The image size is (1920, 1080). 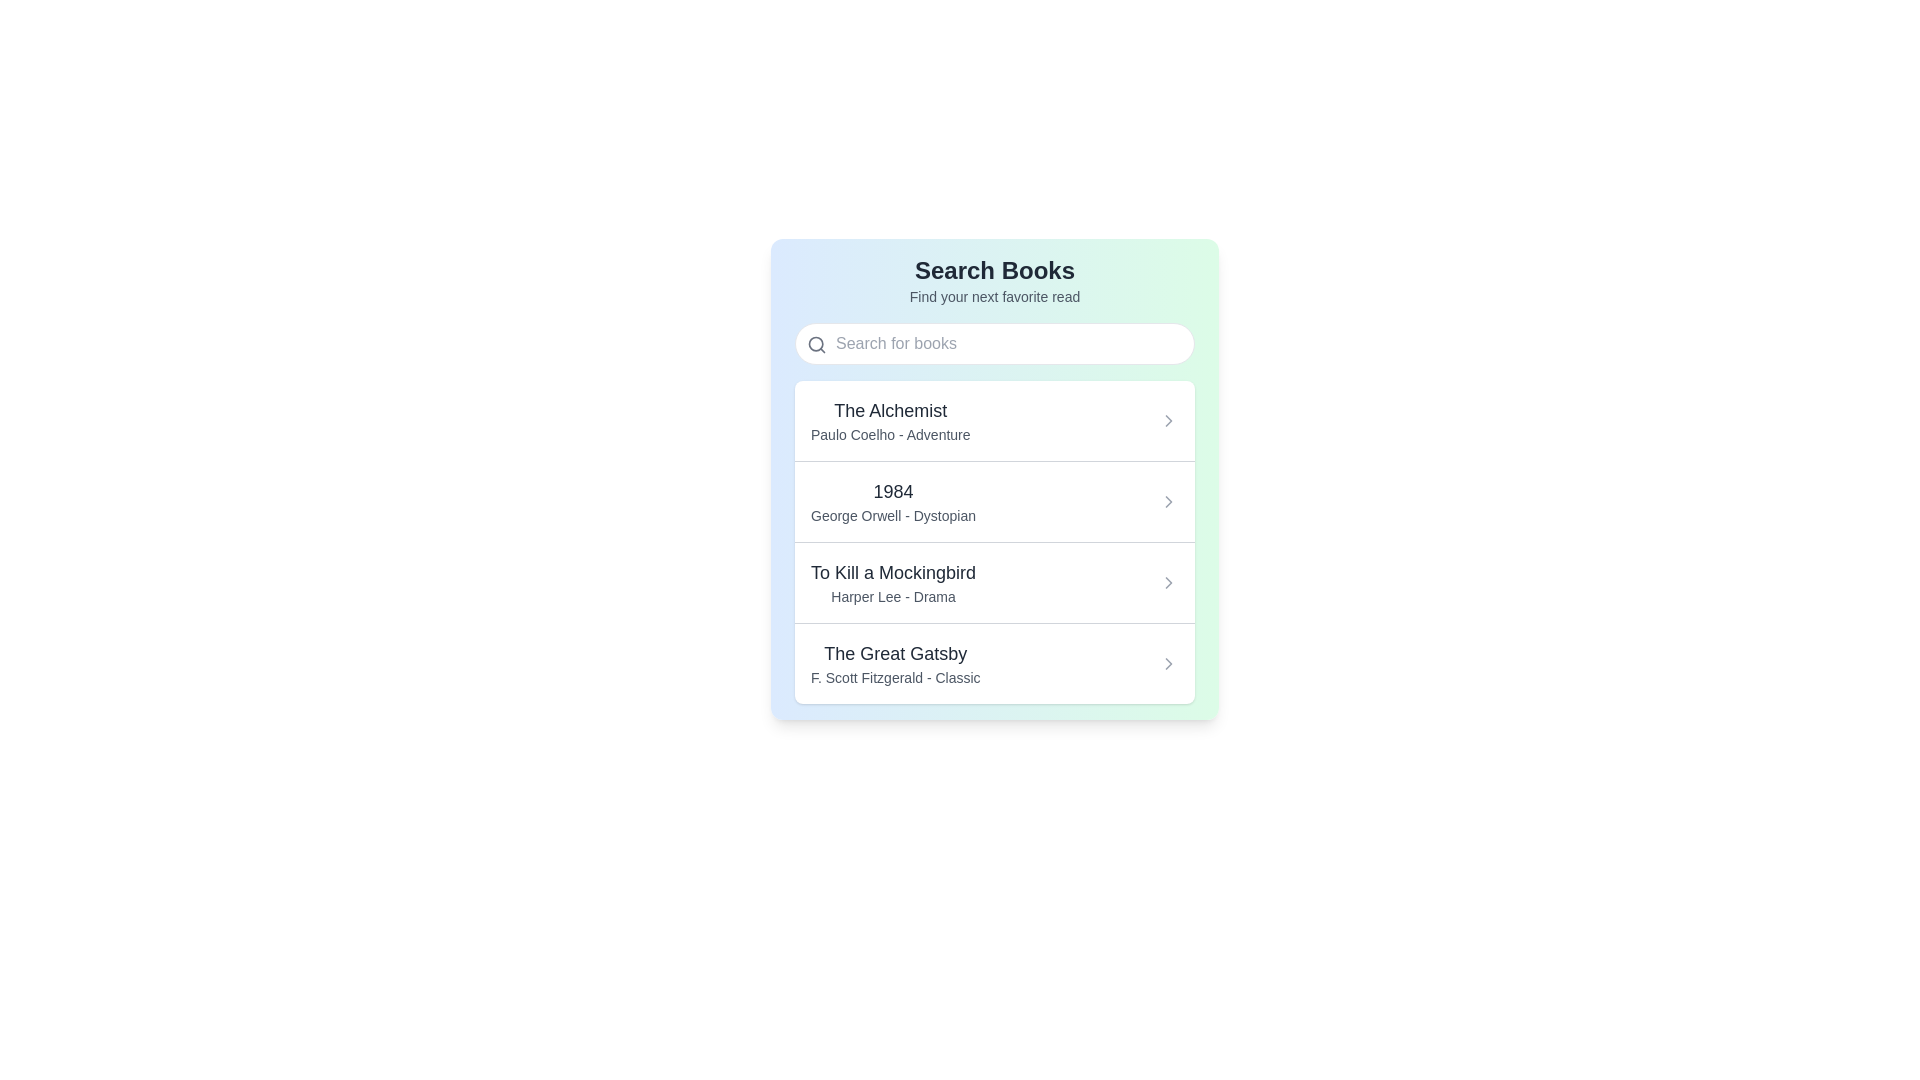 What do you see at coordinates (894, 677) in the screenshot?
I see `the text label displaying 'F. Scott Fitzgerald - Classic', which is located directly beneath 'The Great Gatsby'` at bounding box center [894, 677].